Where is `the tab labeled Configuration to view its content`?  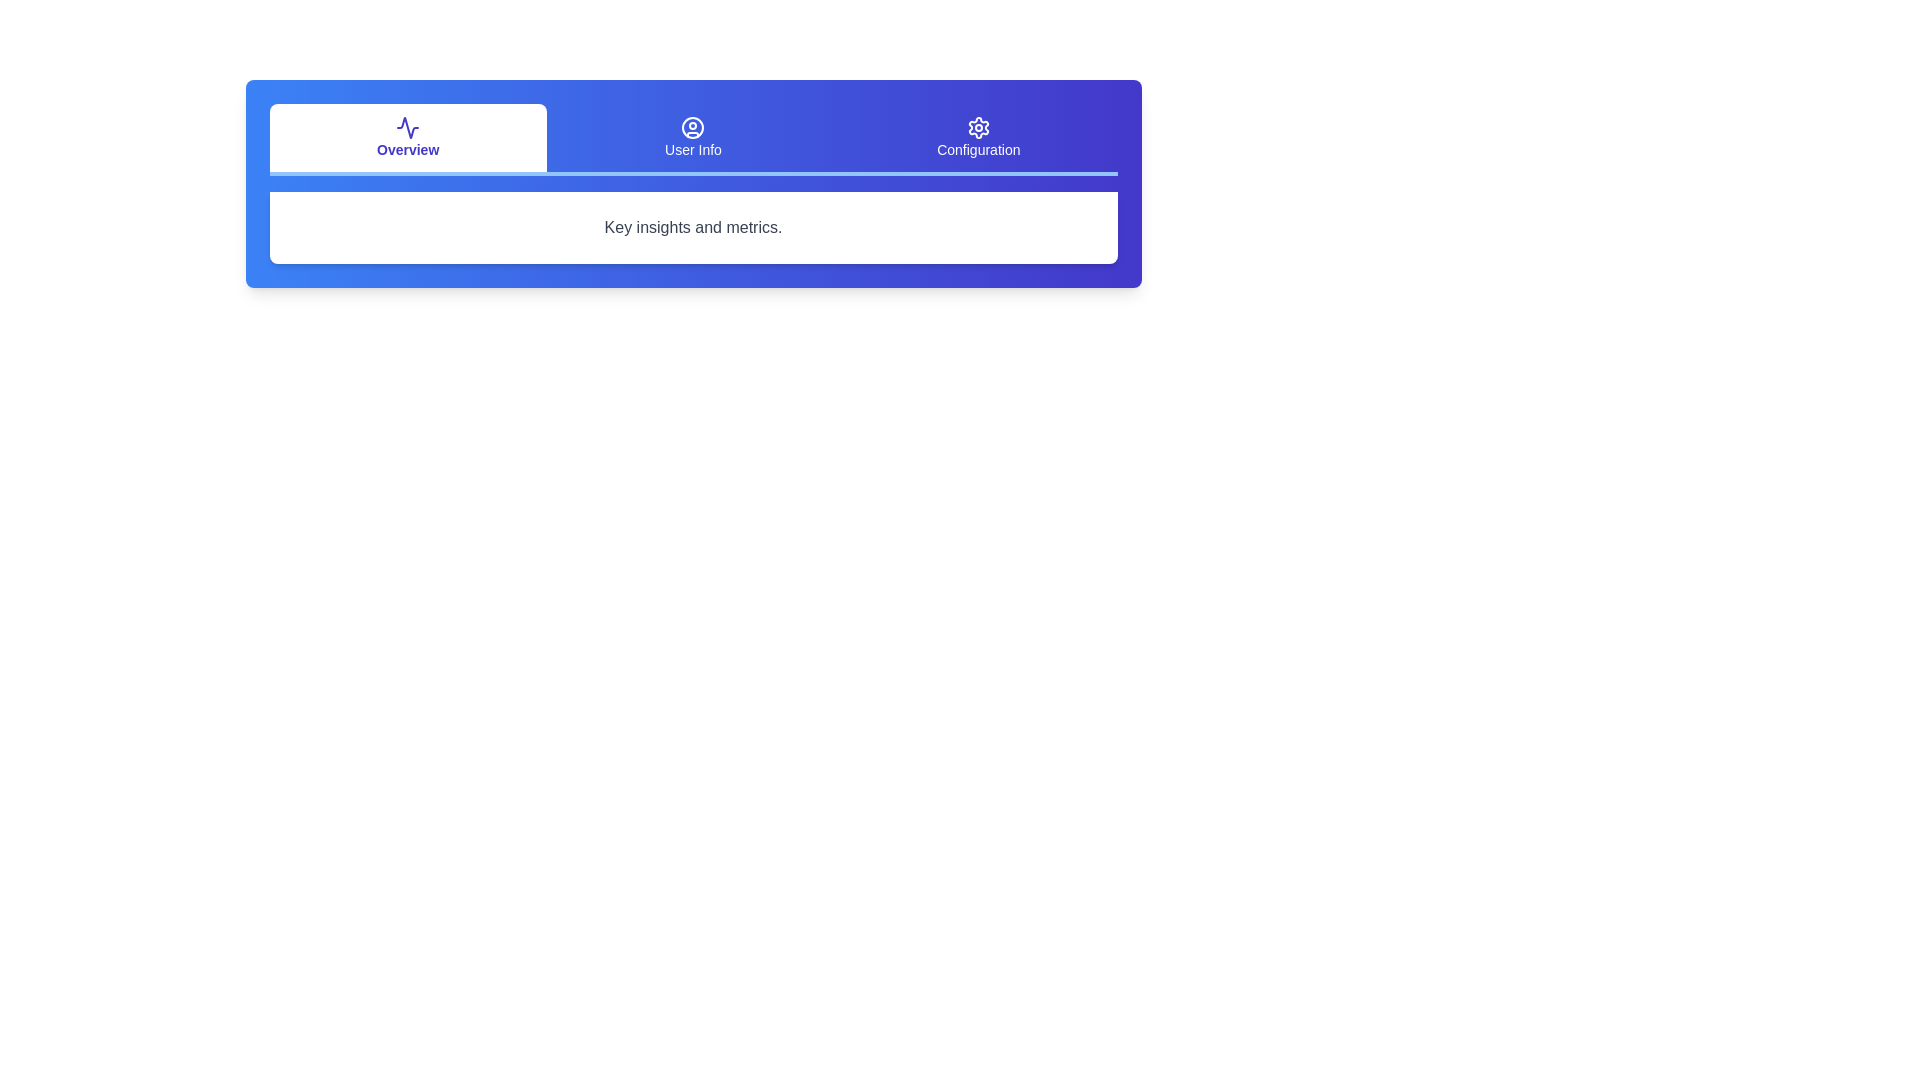
the tab labeled Configuration to view its content is located at coordinates (978, 137).